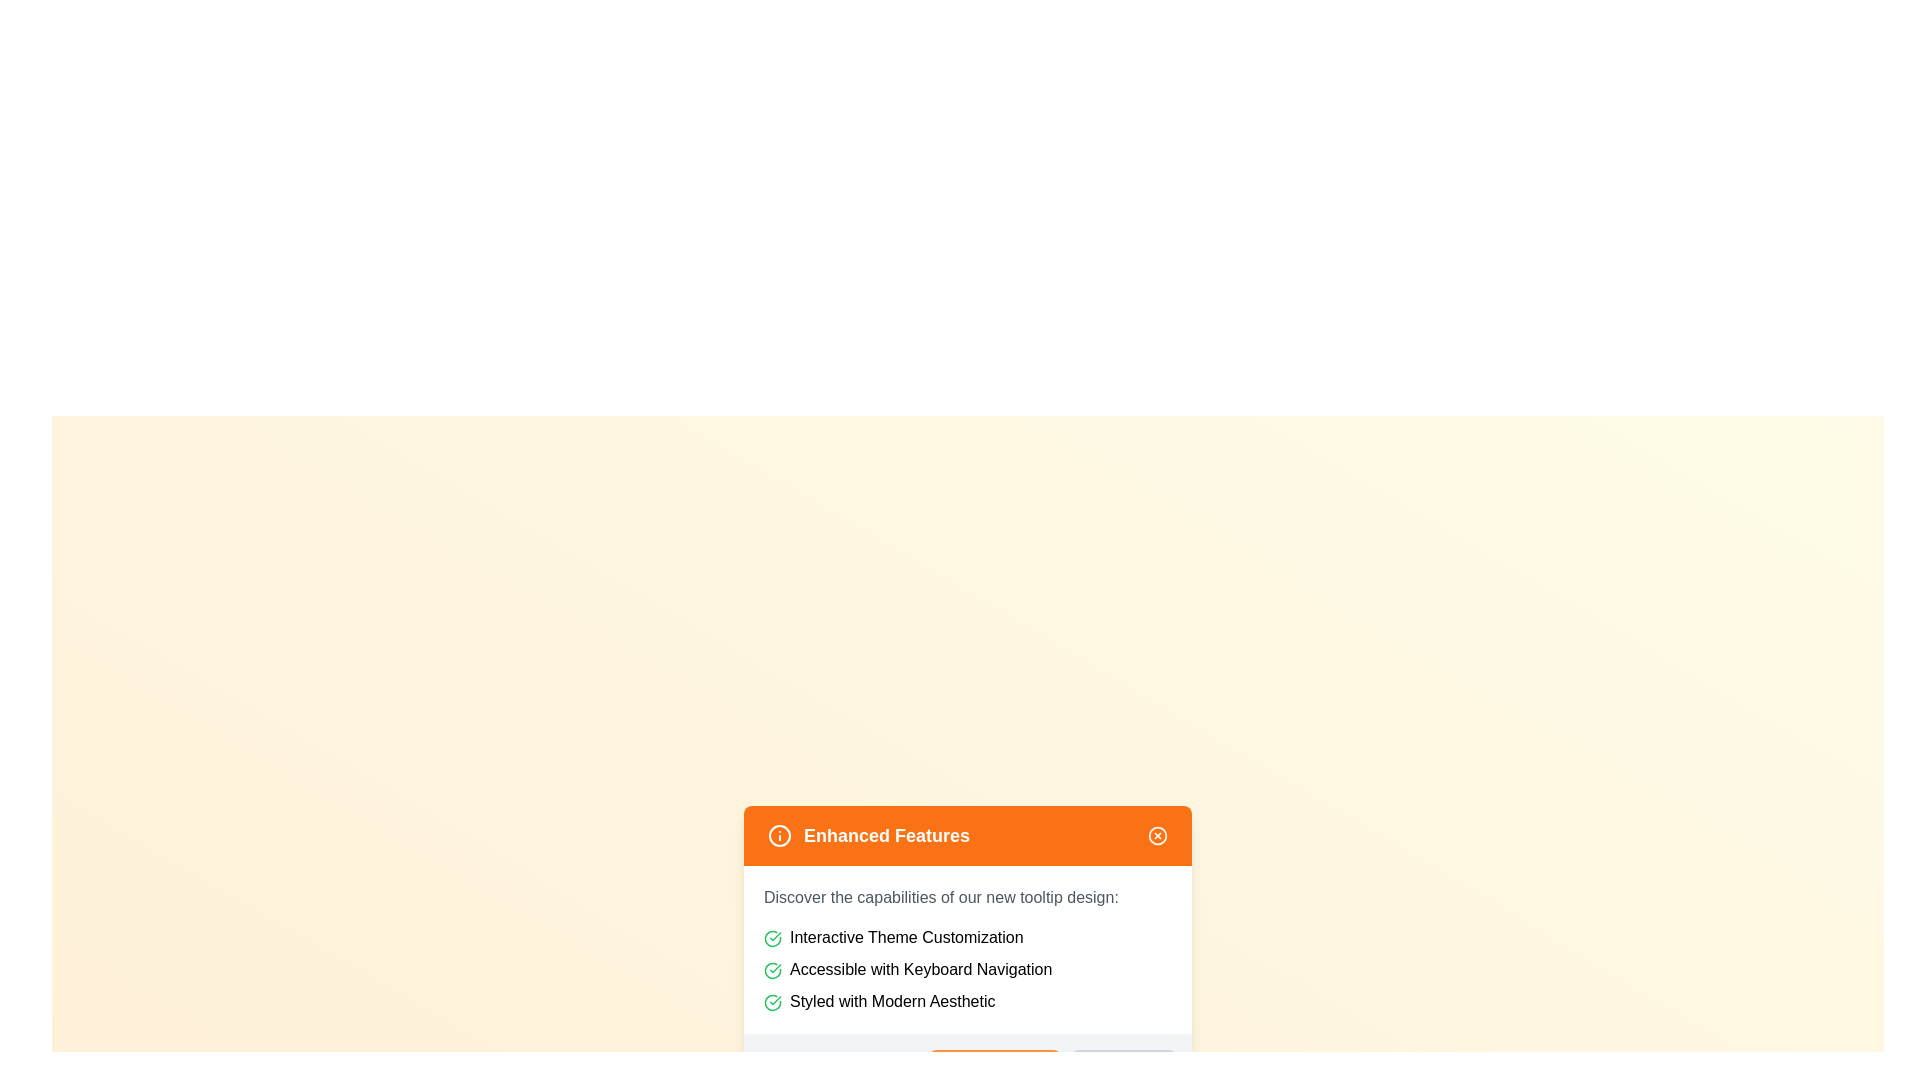 This screenshot has width=1920, height=1080. Describe the element at coordinates (771, 969) in the screenshot. I see `the graphical line forming part of the checkmark icon within the SVG component that indicates a completed state` at that location.